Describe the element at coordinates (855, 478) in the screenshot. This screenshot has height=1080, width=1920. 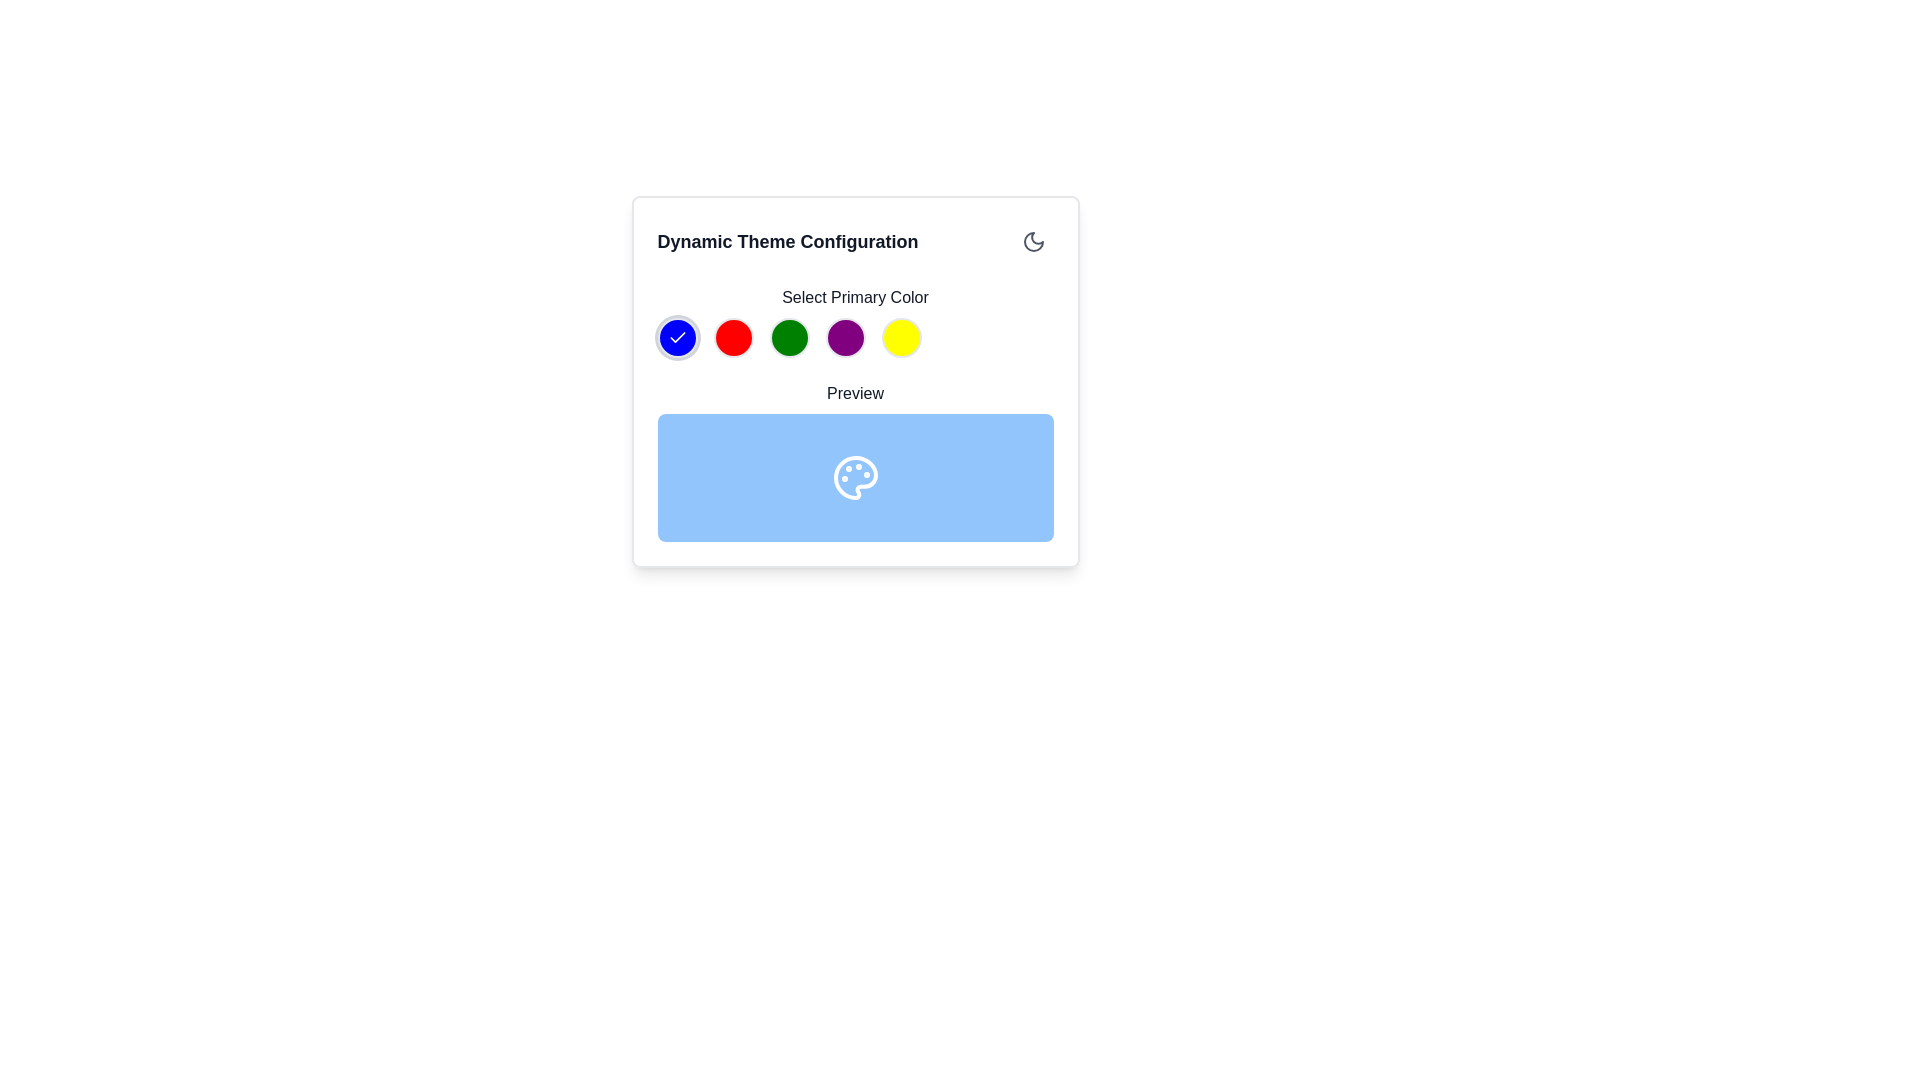
I see `the color palette icon, which is a circular shape with a cut-out curve at the bottom, located within a blue rectangular area, below the text 'Preview' in the 'Dynamic Theme Configuration' card` at that location.